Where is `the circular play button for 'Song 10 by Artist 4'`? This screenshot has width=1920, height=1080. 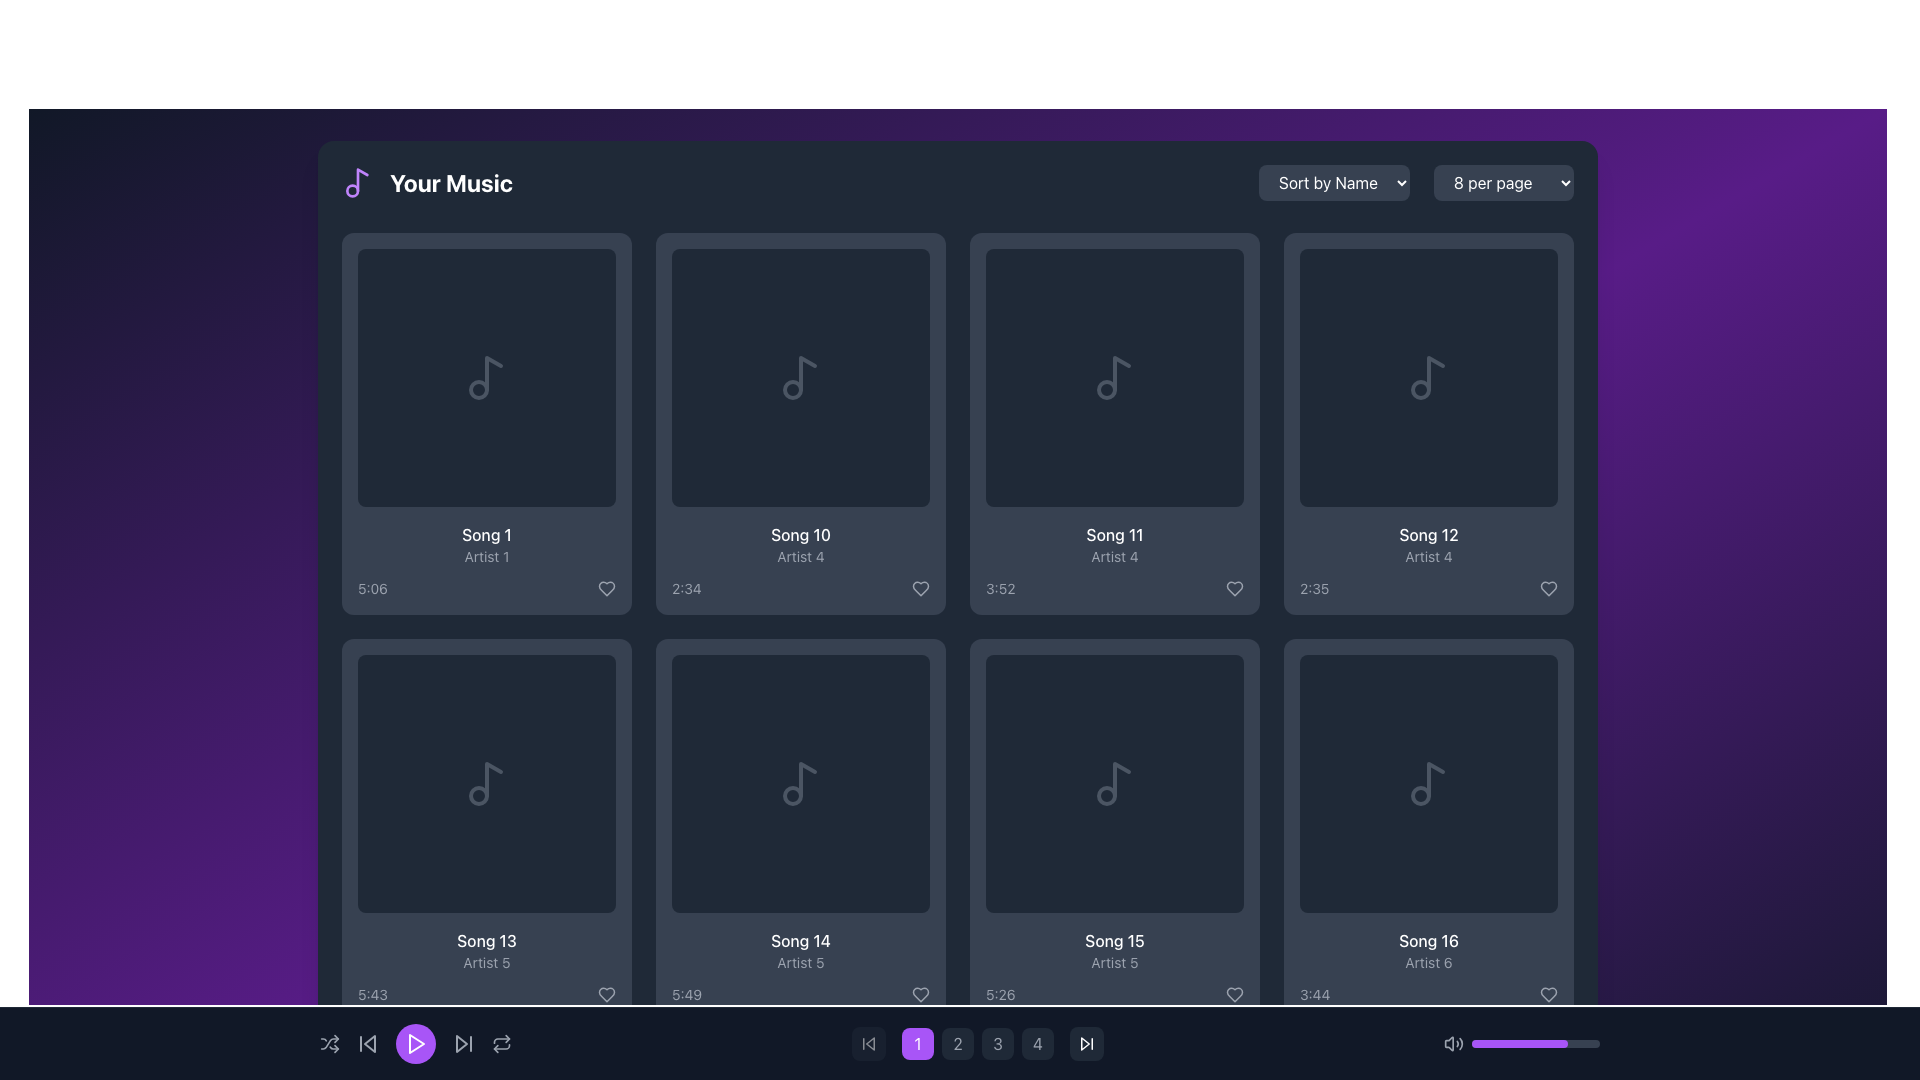 the circular play button for 'Song 10 by Artist 4' is located at coordinates (801, 378).